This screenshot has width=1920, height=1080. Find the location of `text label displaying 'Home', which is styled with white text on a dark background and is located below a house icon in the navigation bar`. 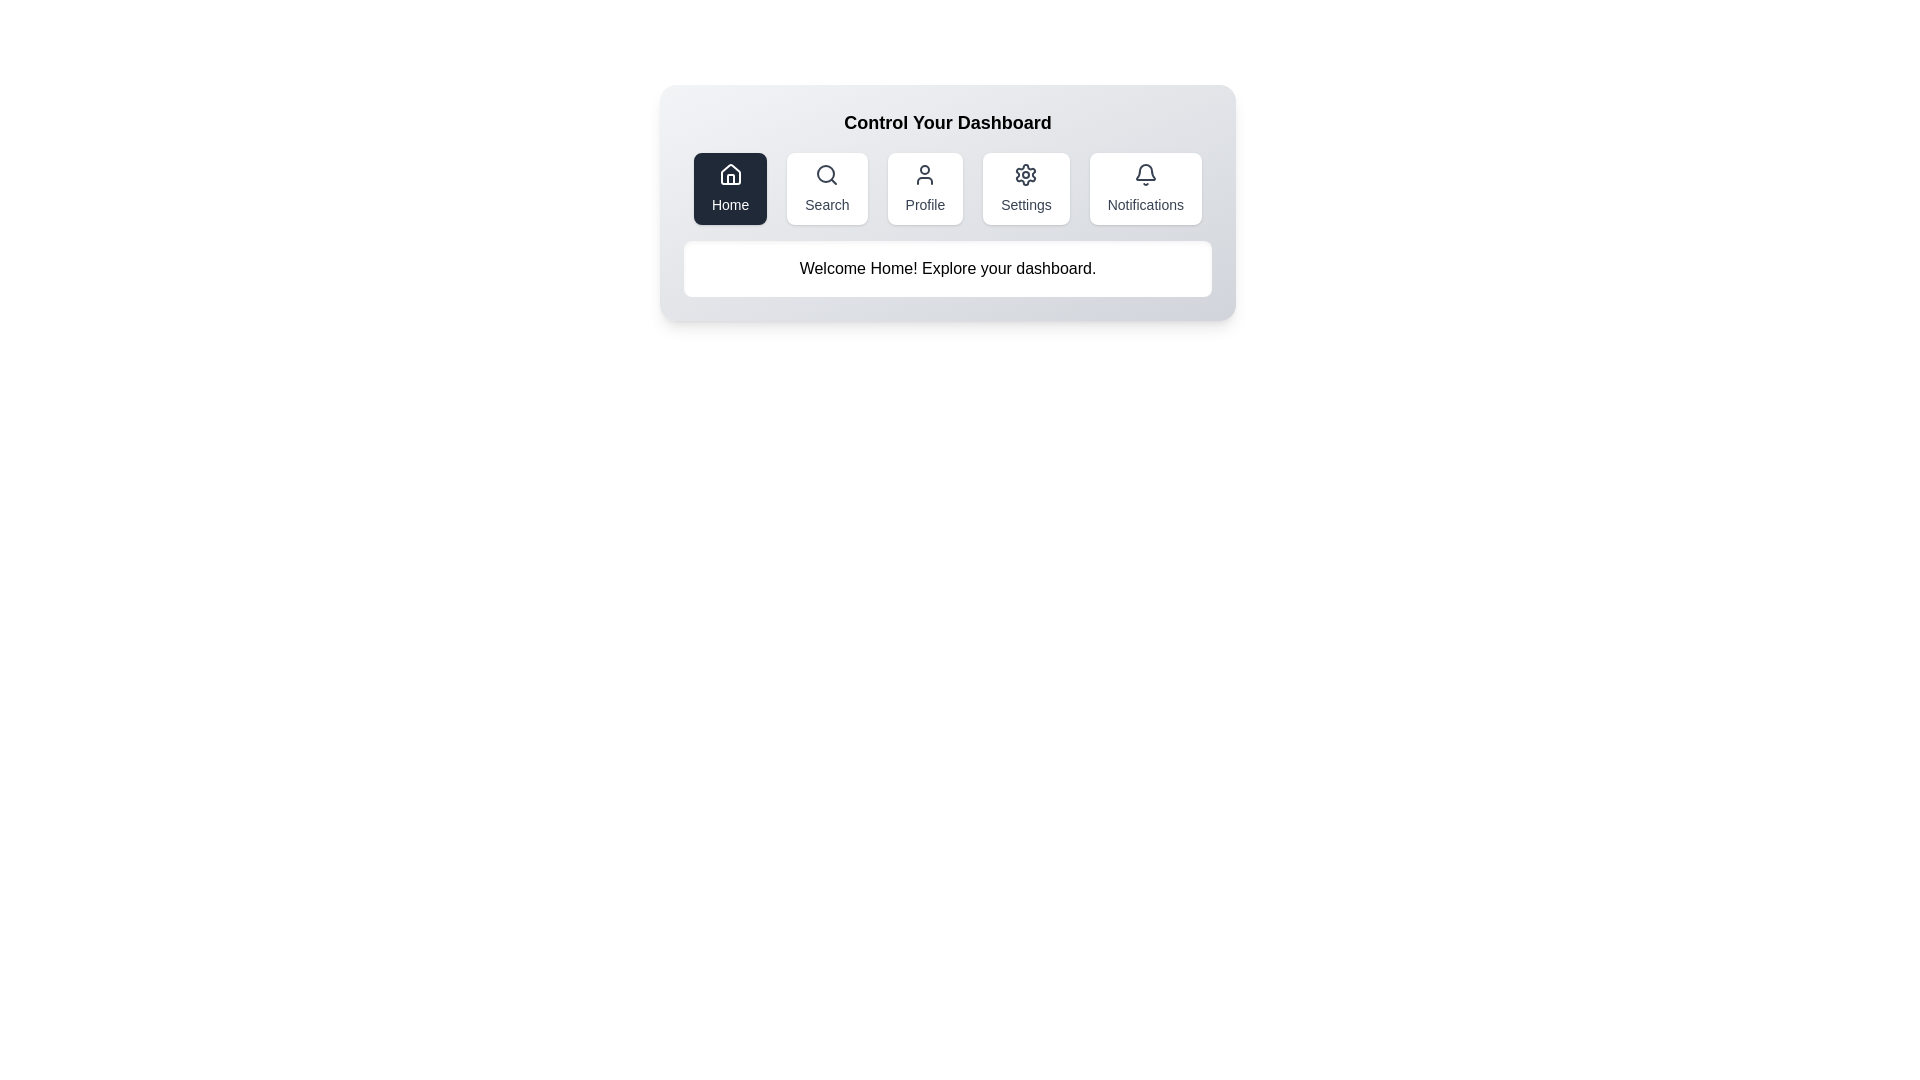

text label displaying 'Home', which is styled with white text on a dark background and is located below a house icon in the navigation bar is located at coordinates (729, 204).